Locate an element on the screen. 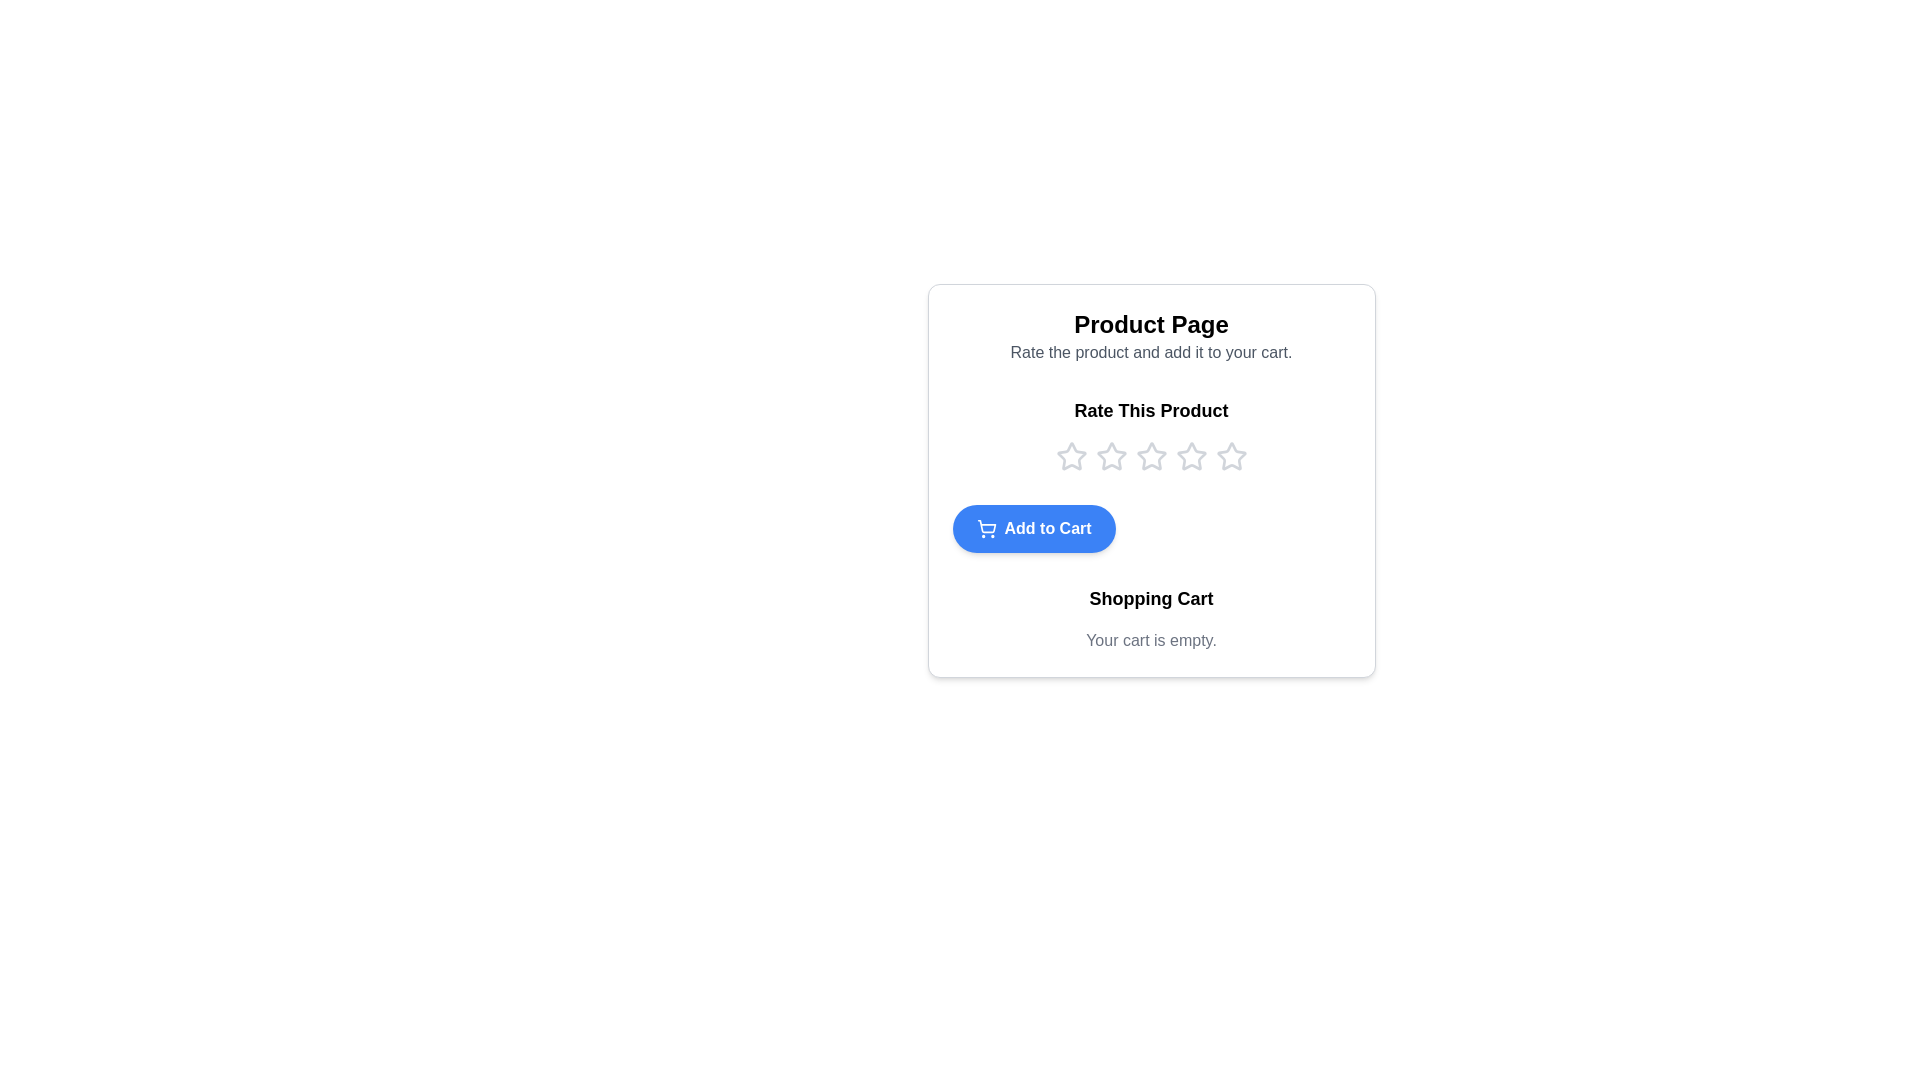  the 'Product Page' text heading, which is prominently displayed at the top of a centered panel within the interface is located at coordinates (1151, 323).